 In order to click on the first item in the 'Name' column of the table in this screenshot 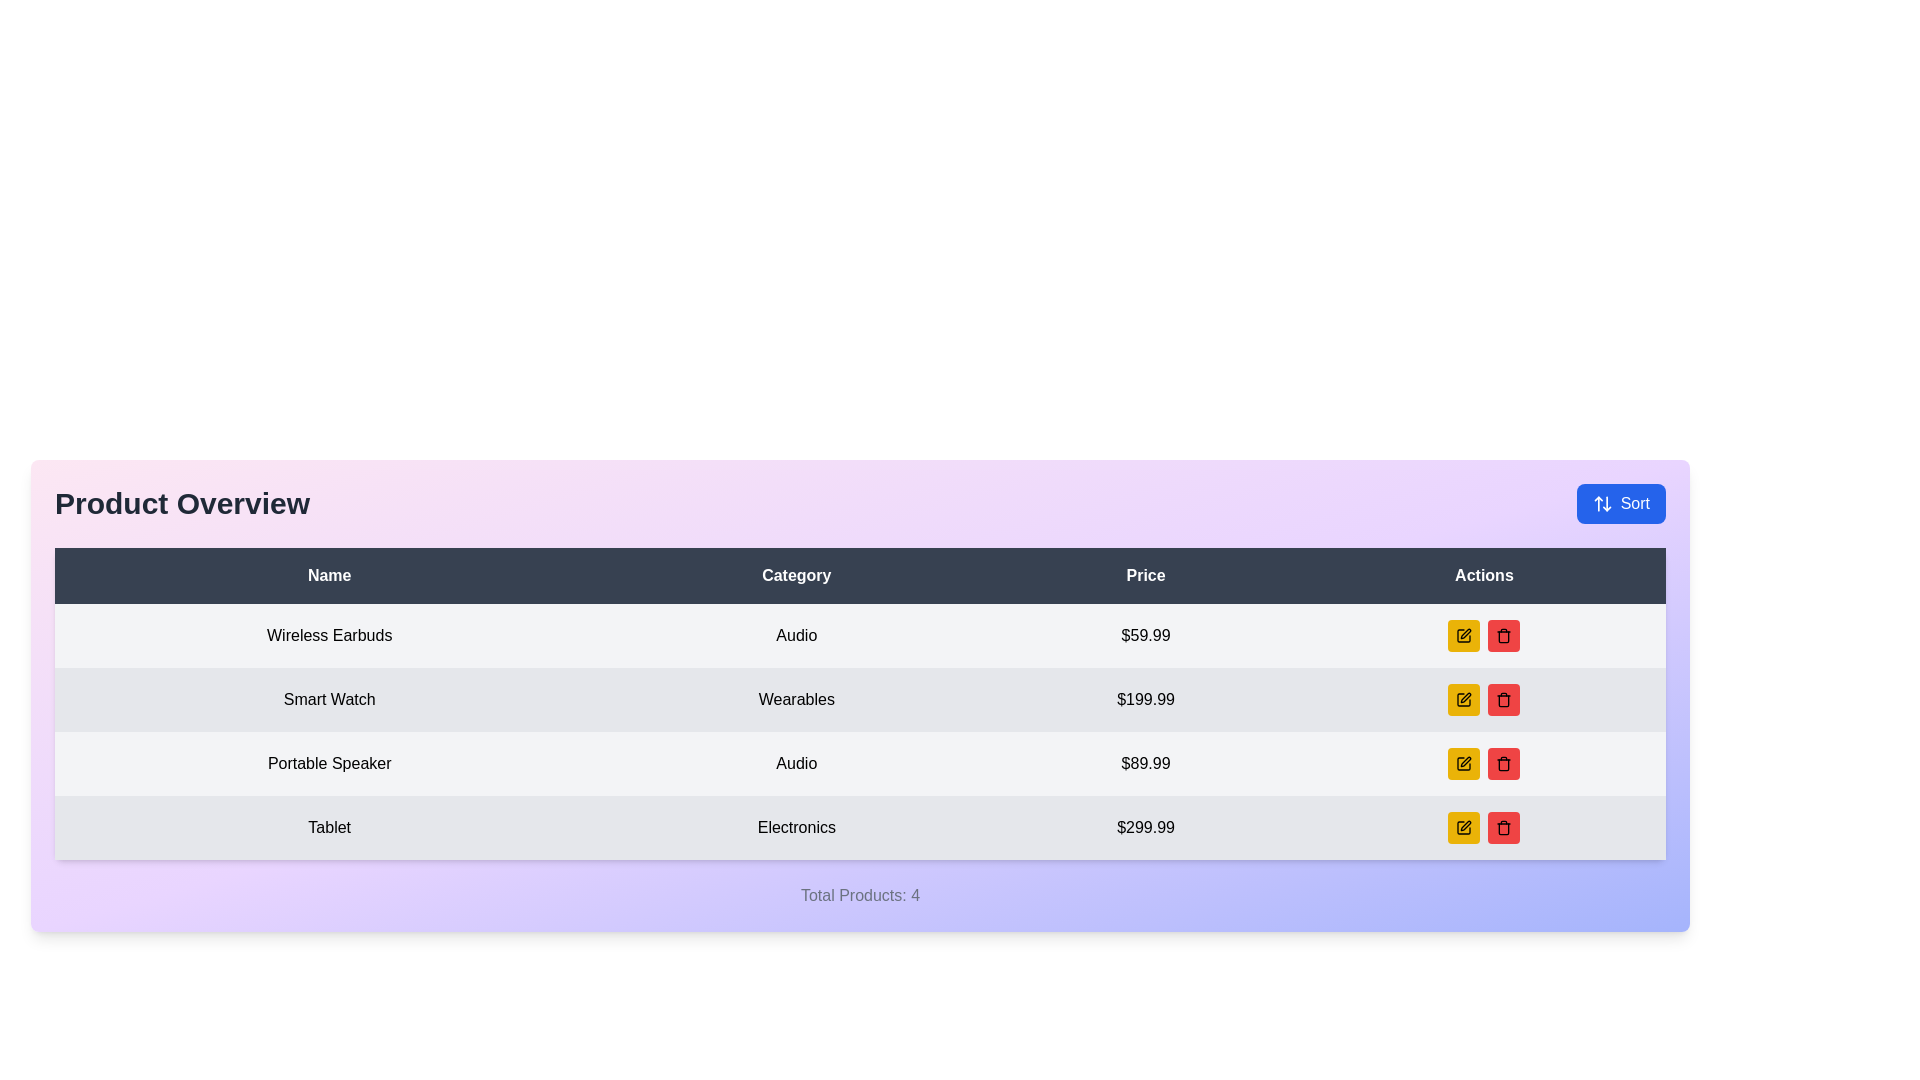, I will do `click(329, 636)`.